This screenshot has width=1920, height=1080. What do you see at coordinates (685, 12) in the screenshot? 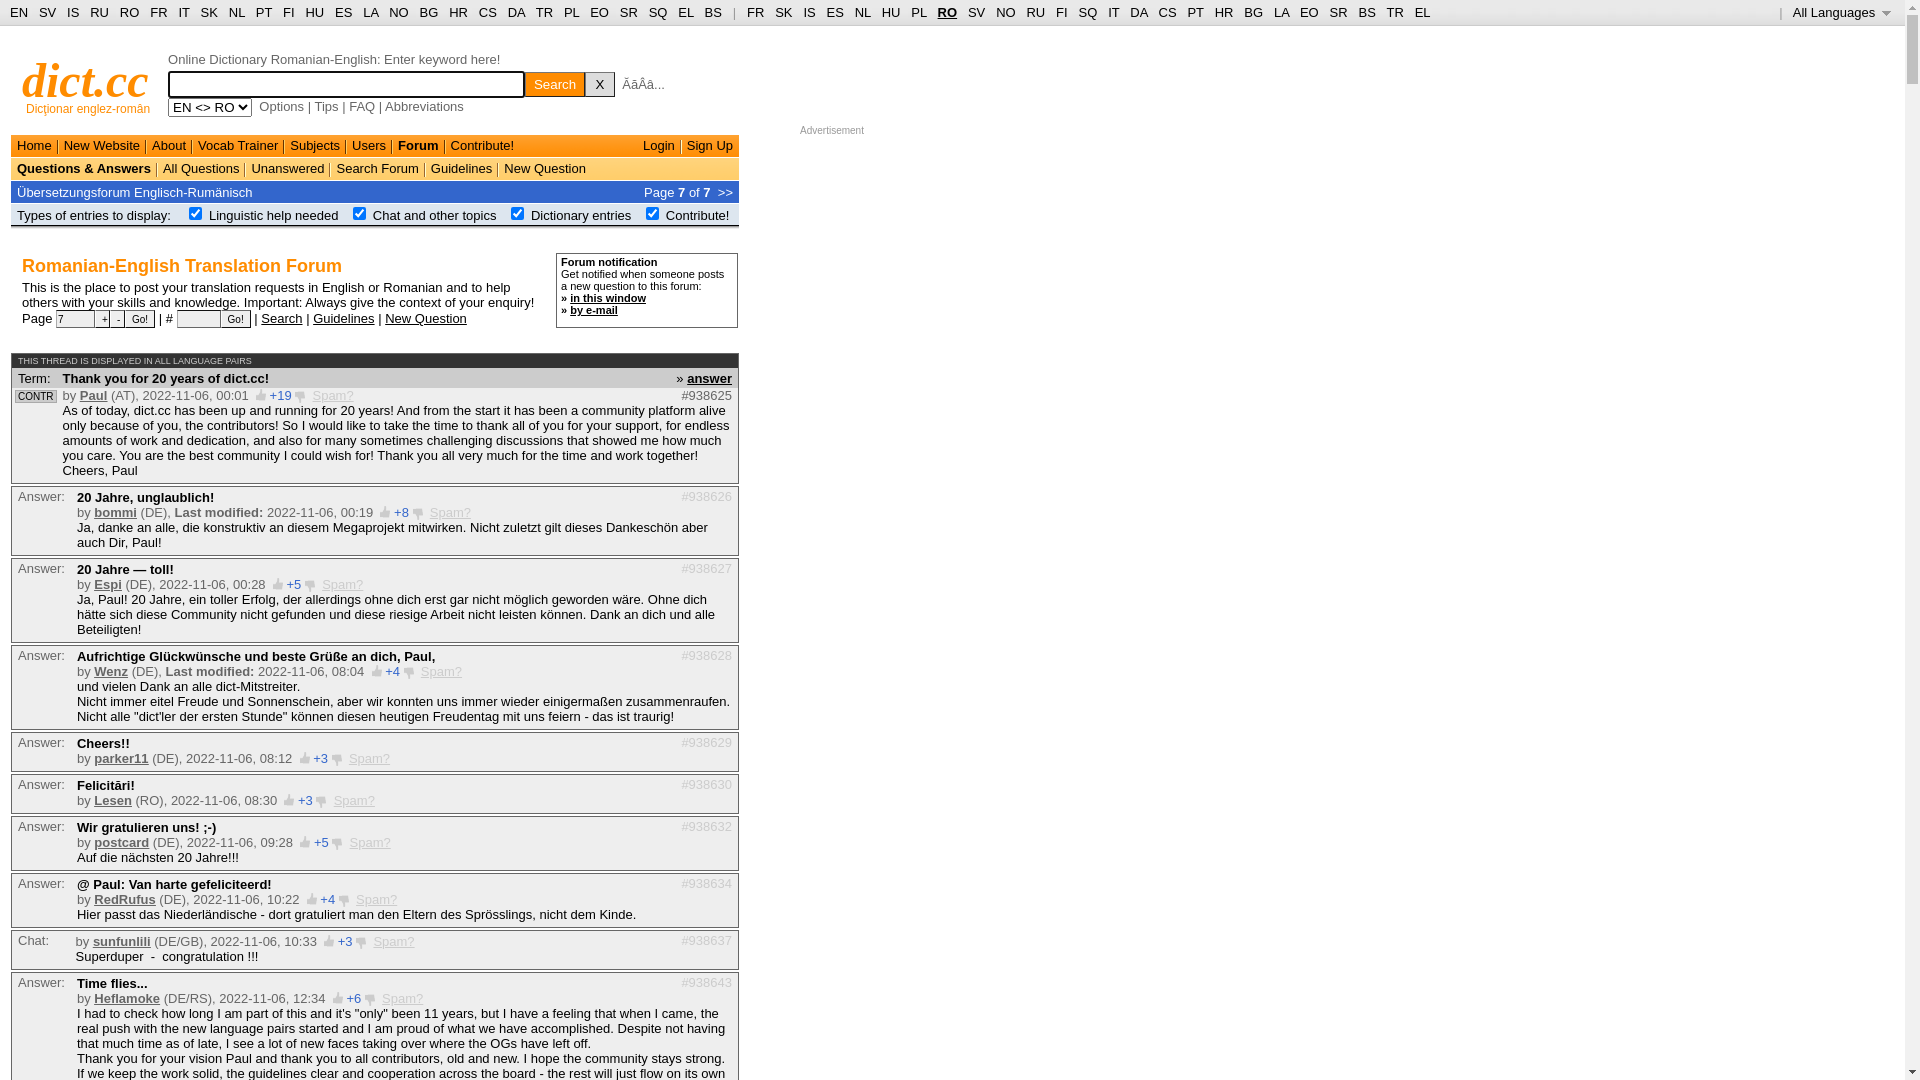
I see `'EL'` at bounding box center [685, 12].